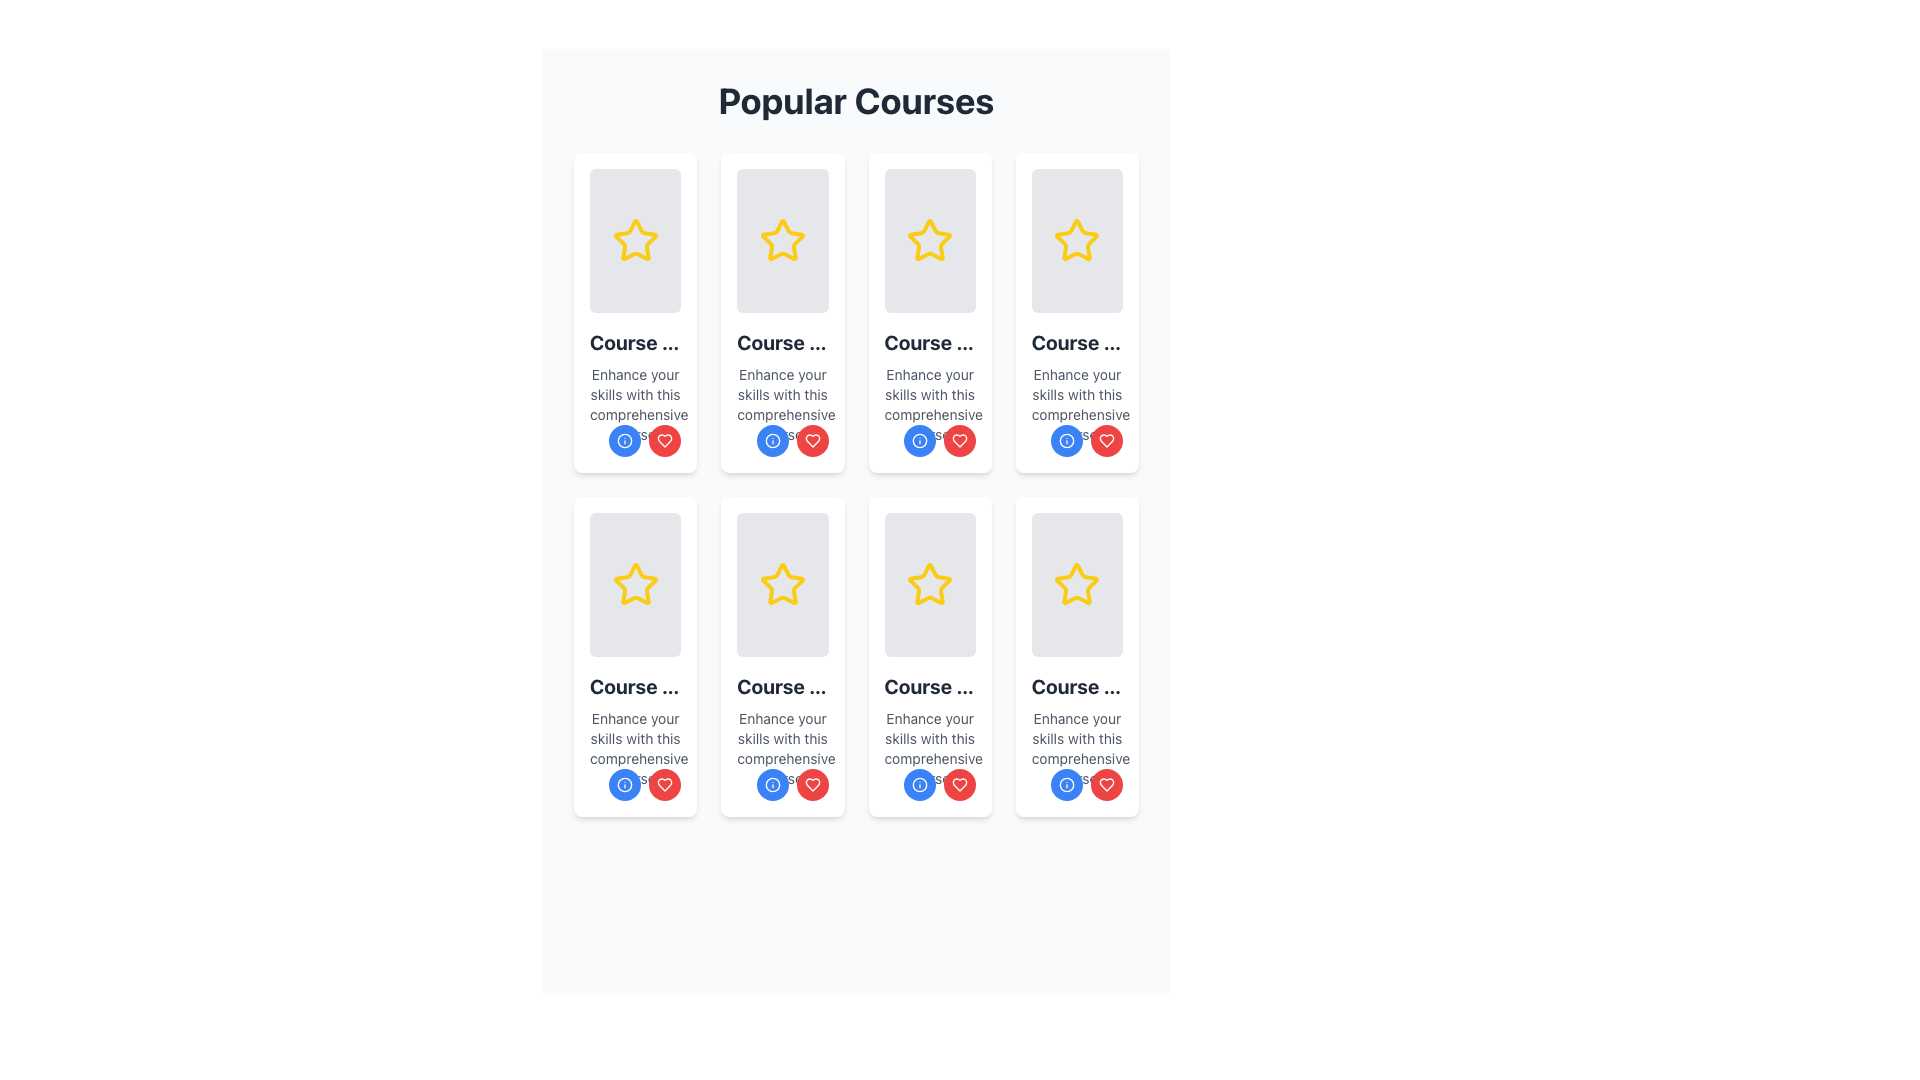 This screenshot has width=1920, height=1080. I want to click on the 'like' or 'add to favorites' button located at the right side of the pair, adjacent to another blue circular button, within the bottom section of a course card to see if options are available, so click(665, 439).